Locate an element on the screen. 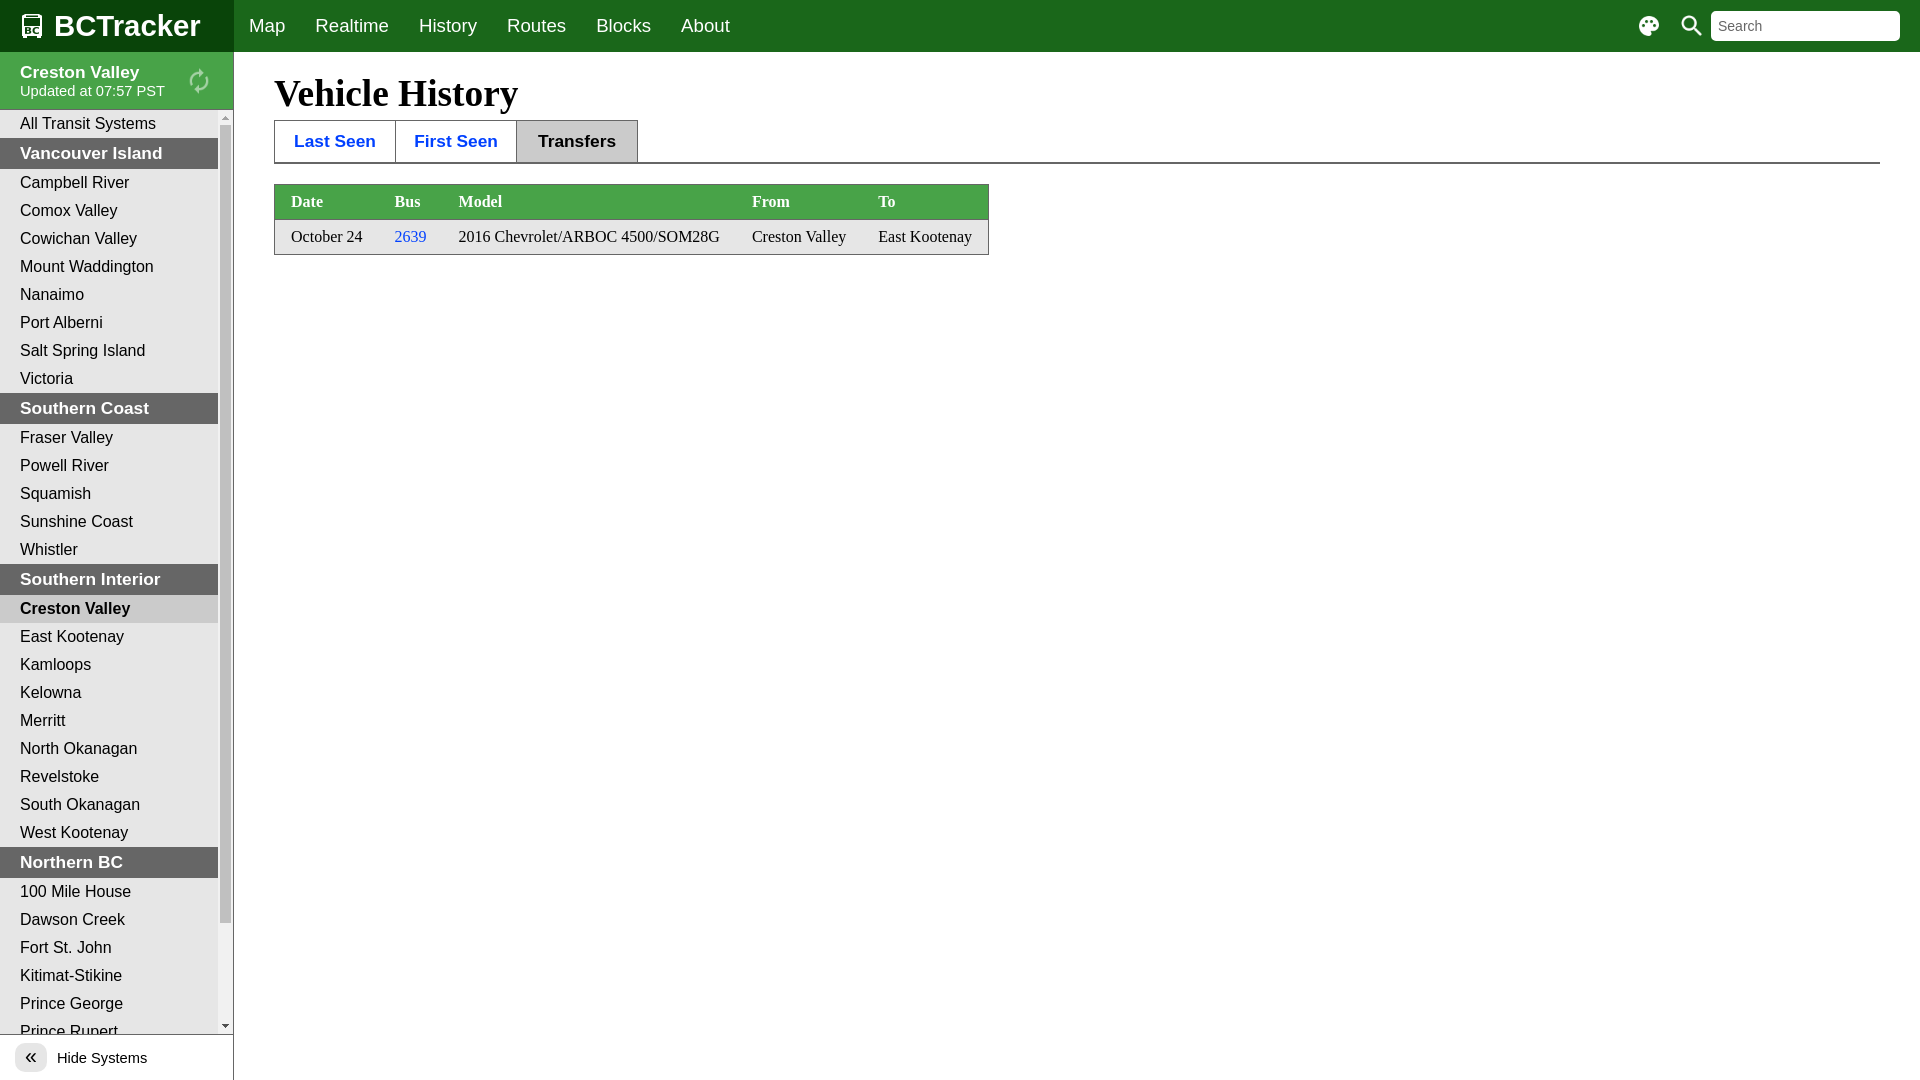  'Campbell River' is located at coordinates (108, 182).